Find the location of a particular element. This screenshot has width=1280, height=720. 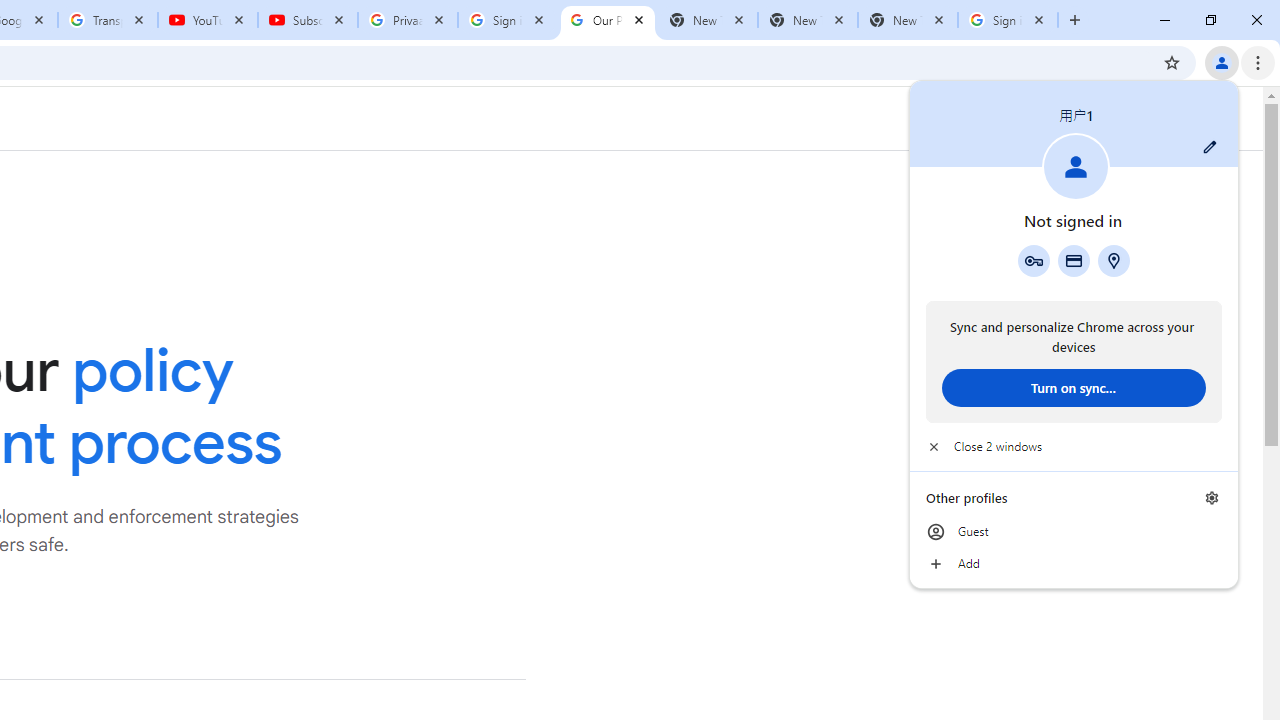

'Close 2 windows' is located at coordinates (1072, 446).